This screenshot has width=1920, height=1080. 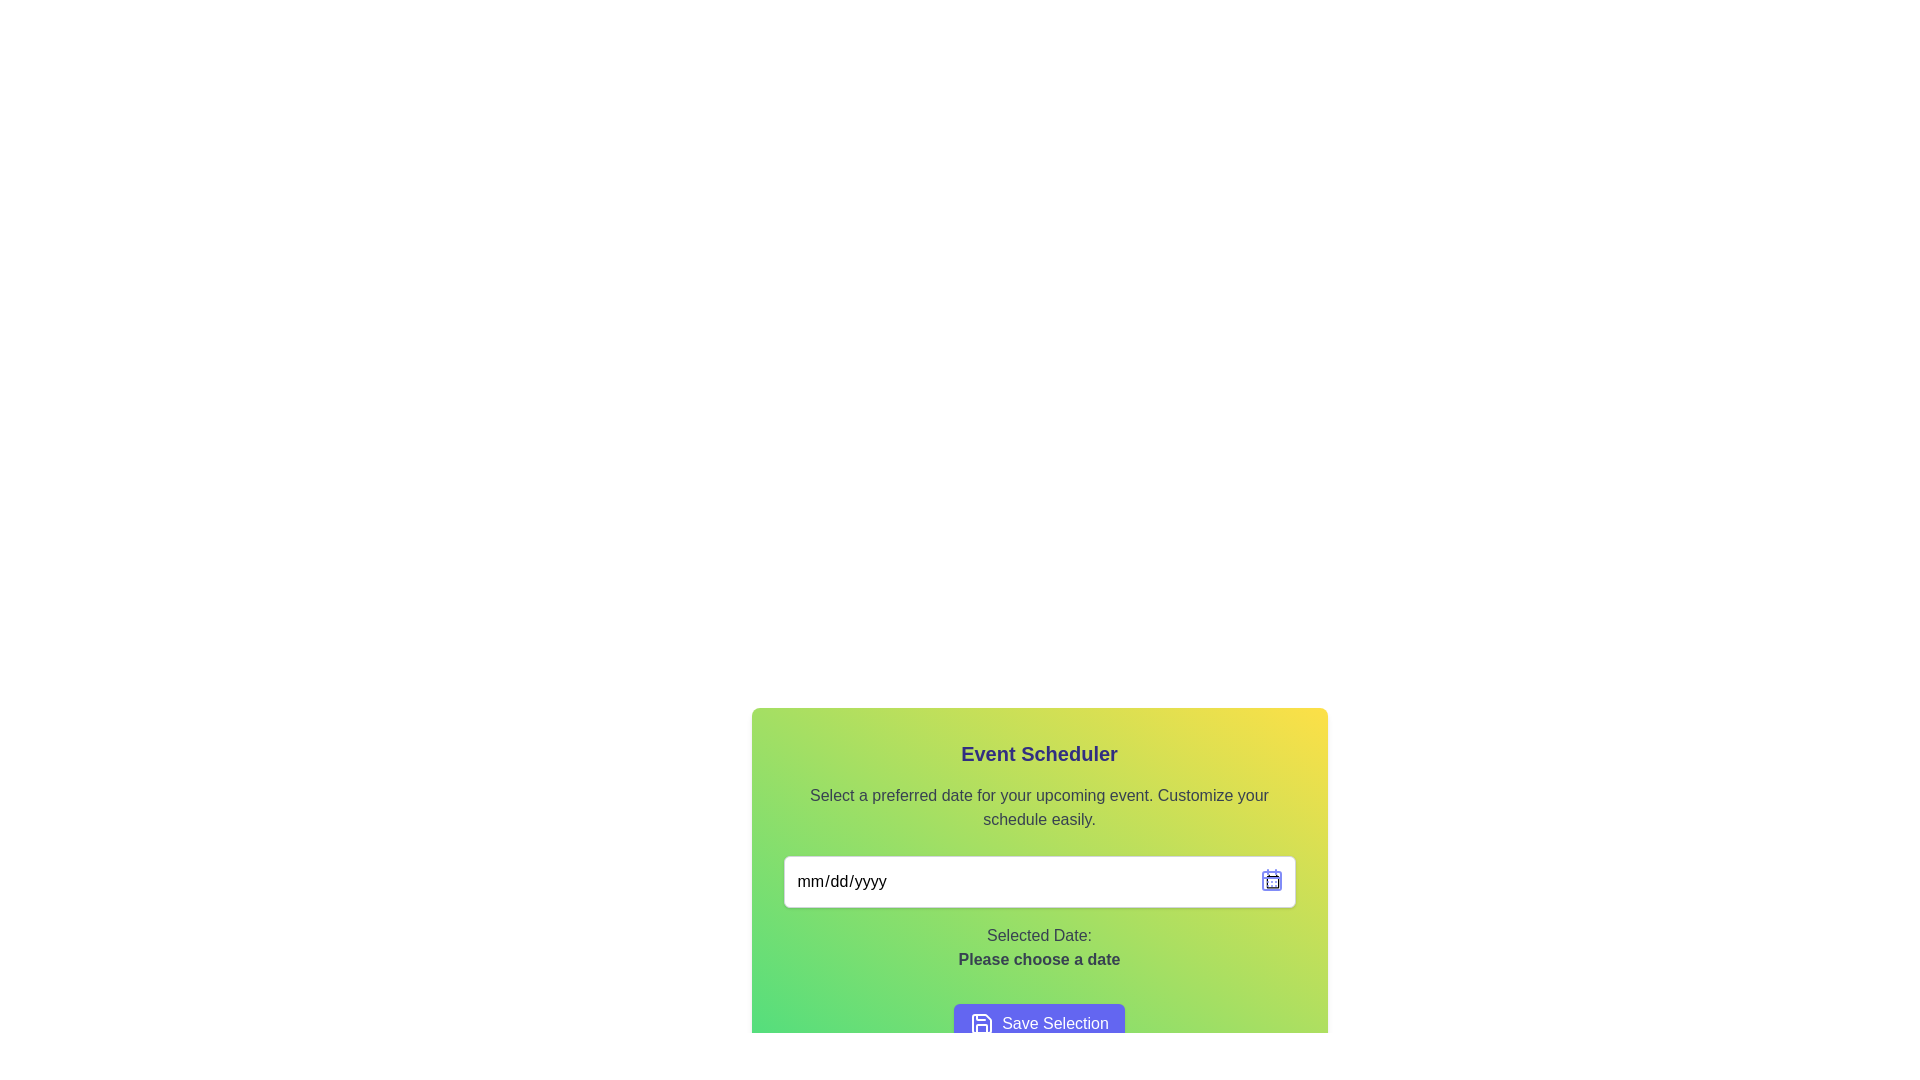 I want to click on a date in the input box within the 'Event Scheduler' Form section, which has a gradient background and contains a 'Save Selection' button, so click(x=1039, y=890).